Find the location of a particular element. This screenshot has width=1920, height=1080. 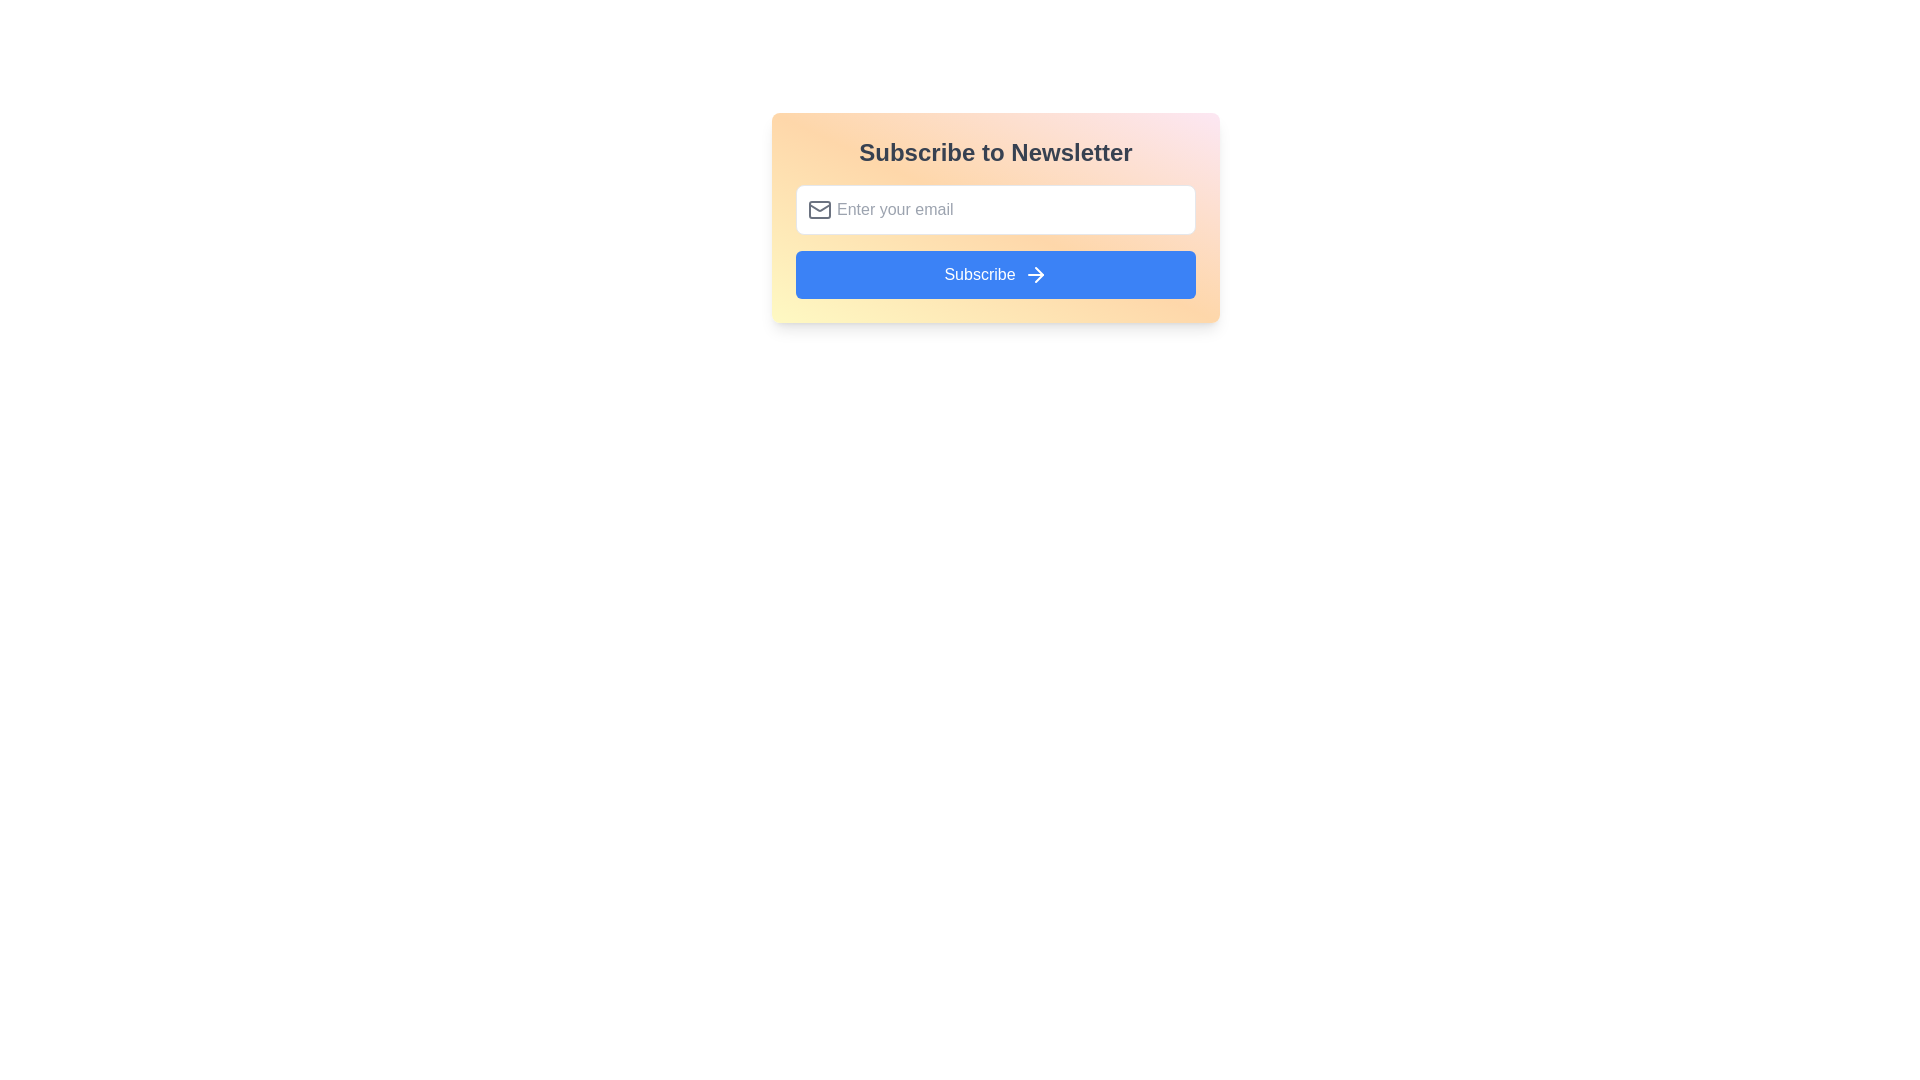

the decorative rectangular SVG shape of the email icon, which is located to the left of the 'Enter your email' input field is located at coordinates (820, 209).